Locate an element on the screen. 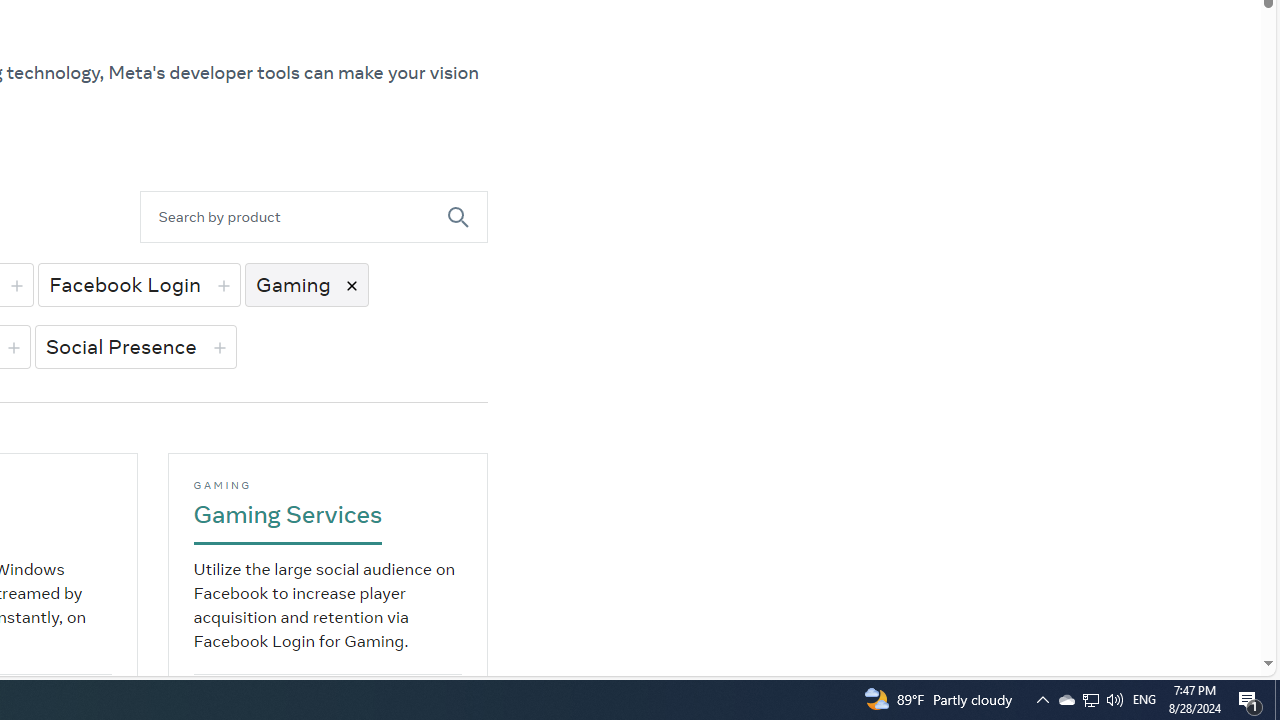  'Social Presence' is located at coordinates (134, 345).